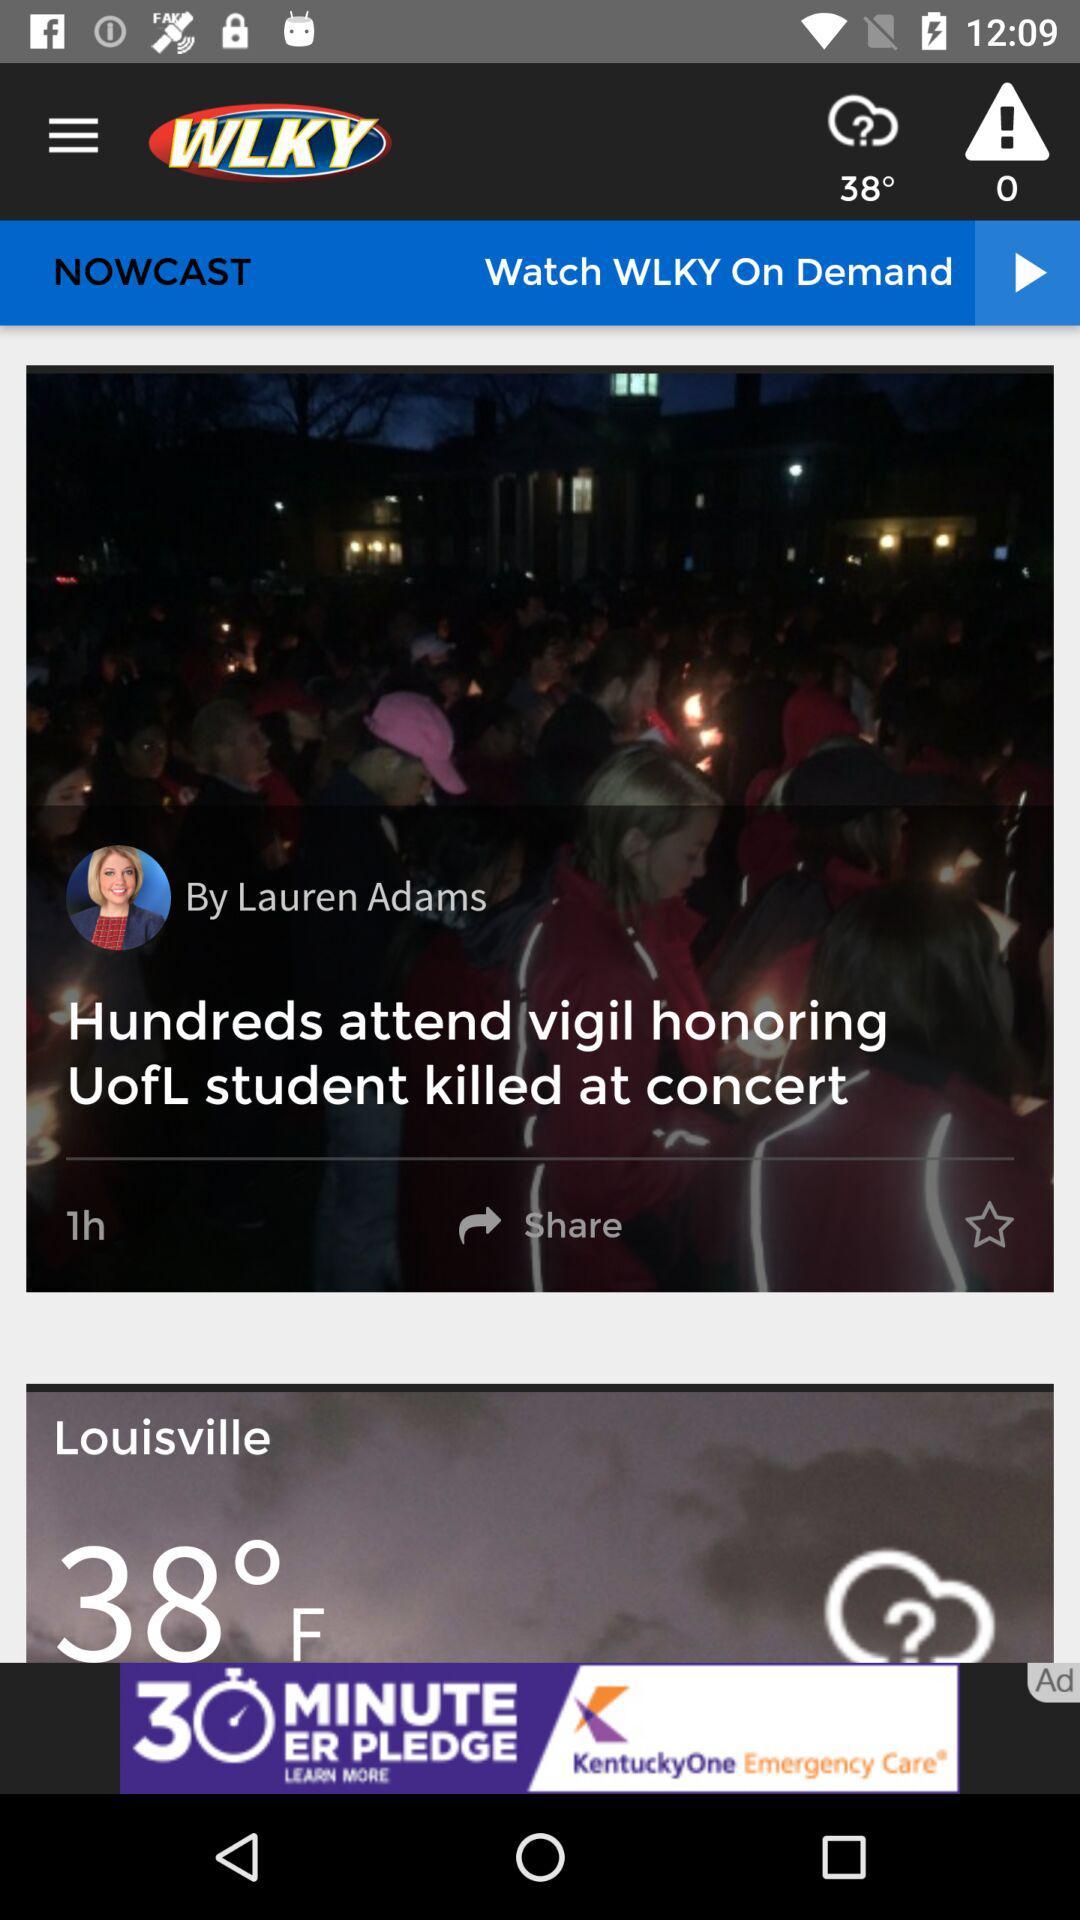 Image resolution: width=1080 pixels, height=1920 pixels. I want to click on link to advertisement, so click(540, 1727).